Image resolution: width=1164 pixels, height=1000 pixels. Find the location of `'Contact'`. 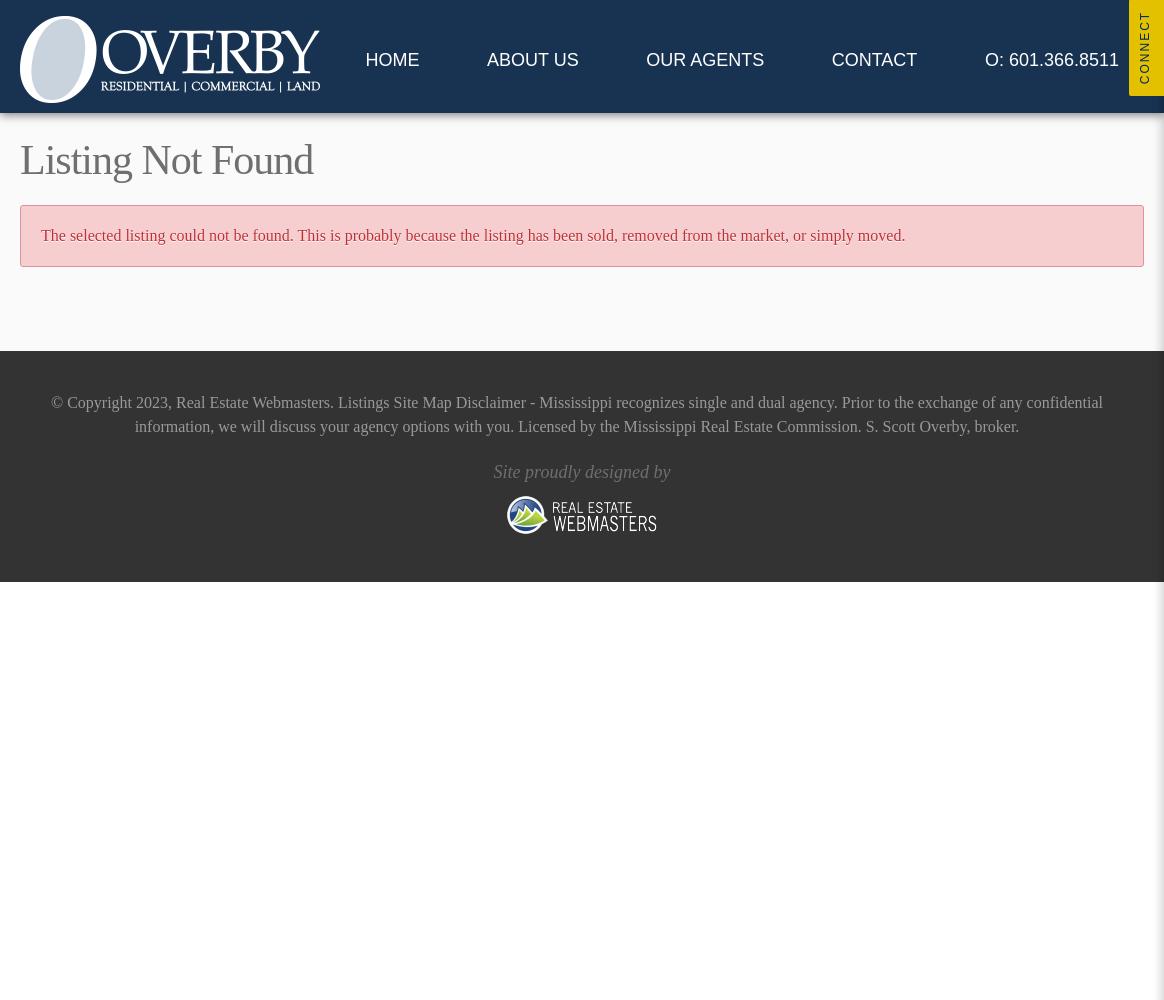

'Contact' is located at coordinates (874, 60).